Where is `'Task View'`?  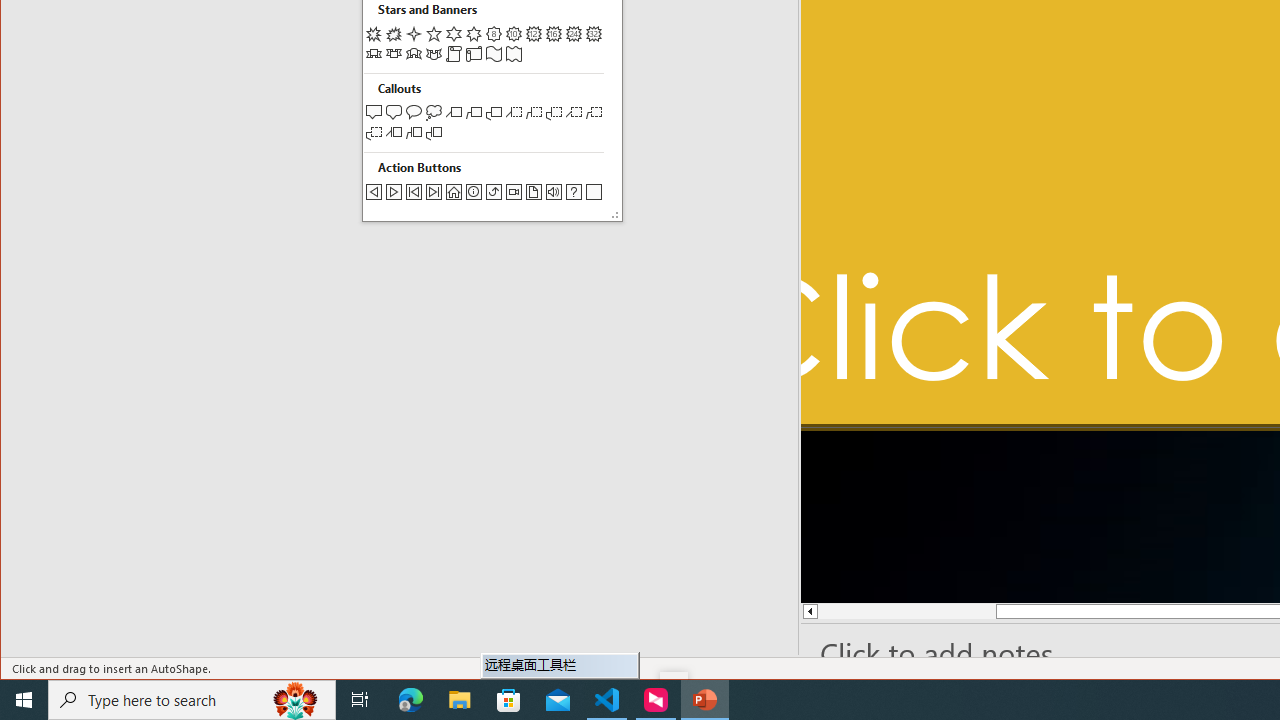 'Task View' is located at coordinates (359, 698).